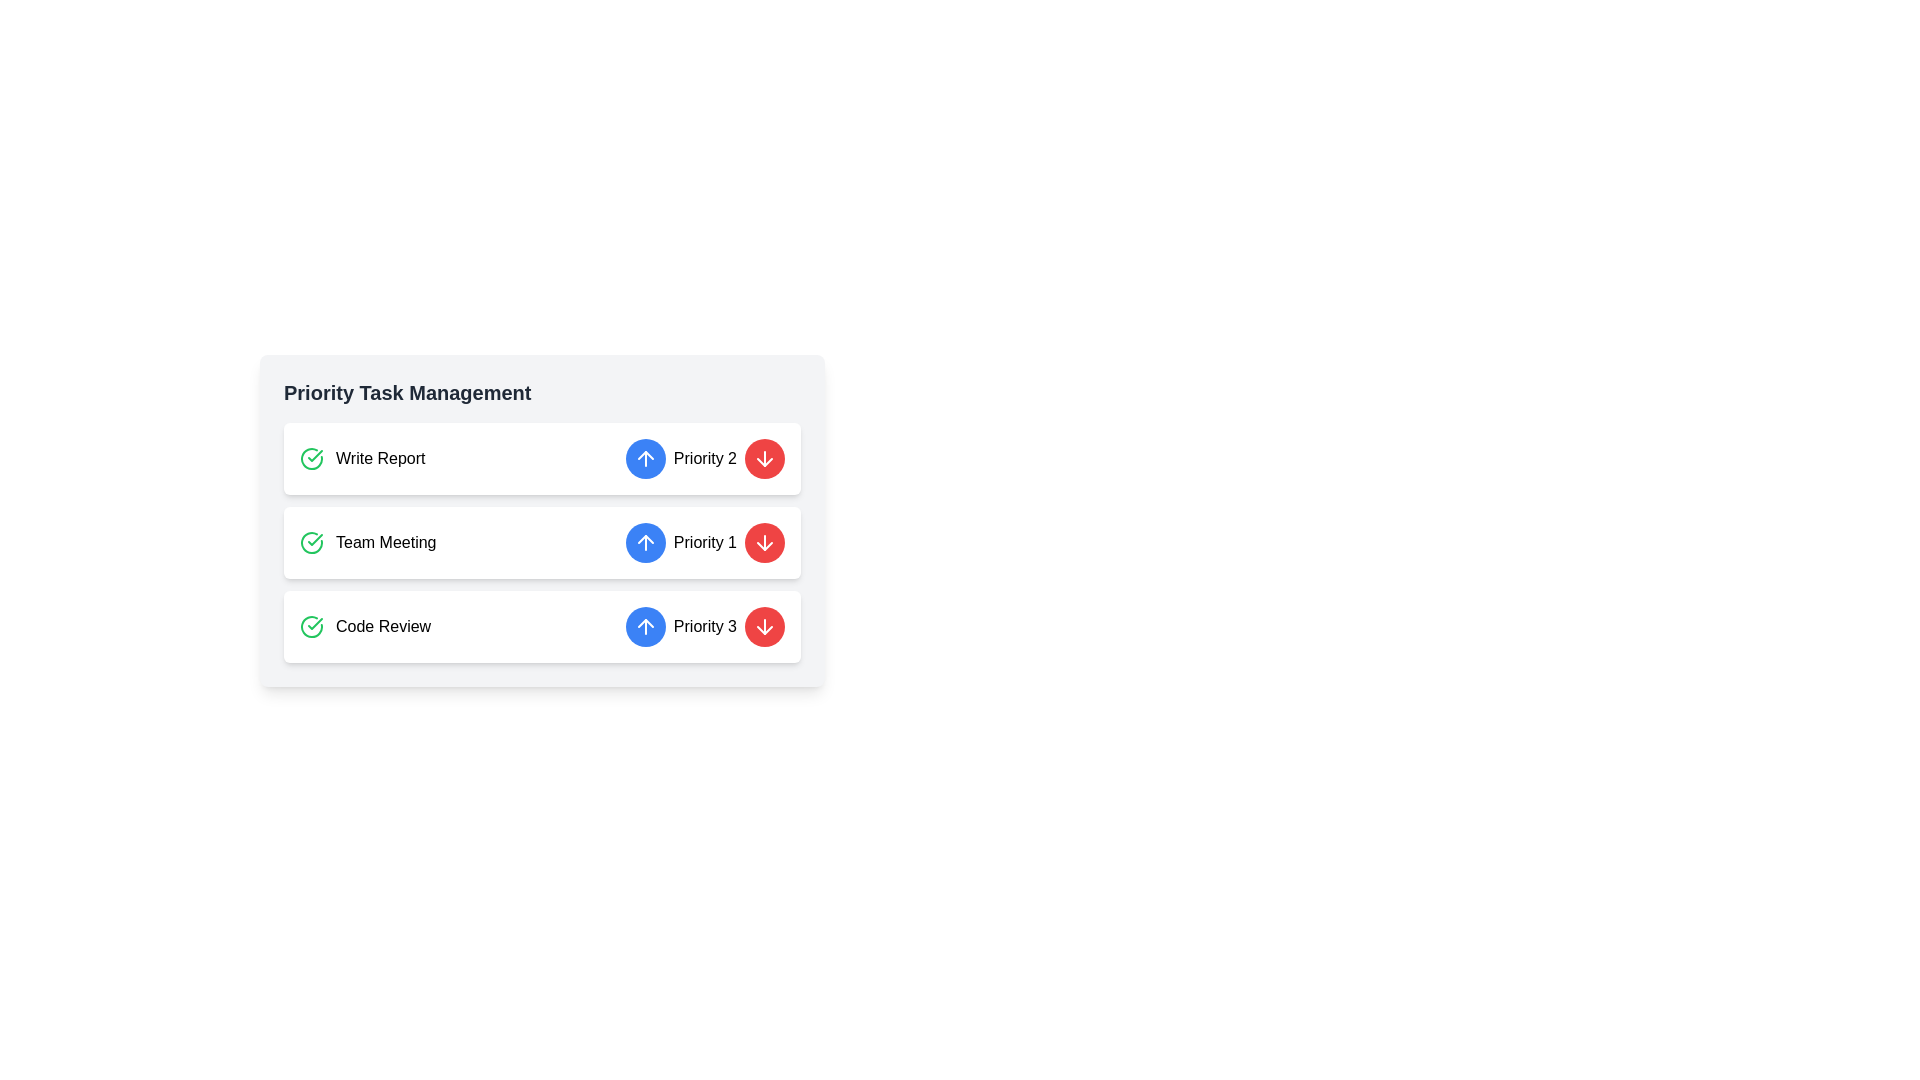 Image resolution: width=1920 pixels, height=1080 pixels. What do you see at coordinates (645, 459) in the screenshot?
I see `the priority adjustment button for the 'Team Meeting' task` at bounding box center [645, 459].